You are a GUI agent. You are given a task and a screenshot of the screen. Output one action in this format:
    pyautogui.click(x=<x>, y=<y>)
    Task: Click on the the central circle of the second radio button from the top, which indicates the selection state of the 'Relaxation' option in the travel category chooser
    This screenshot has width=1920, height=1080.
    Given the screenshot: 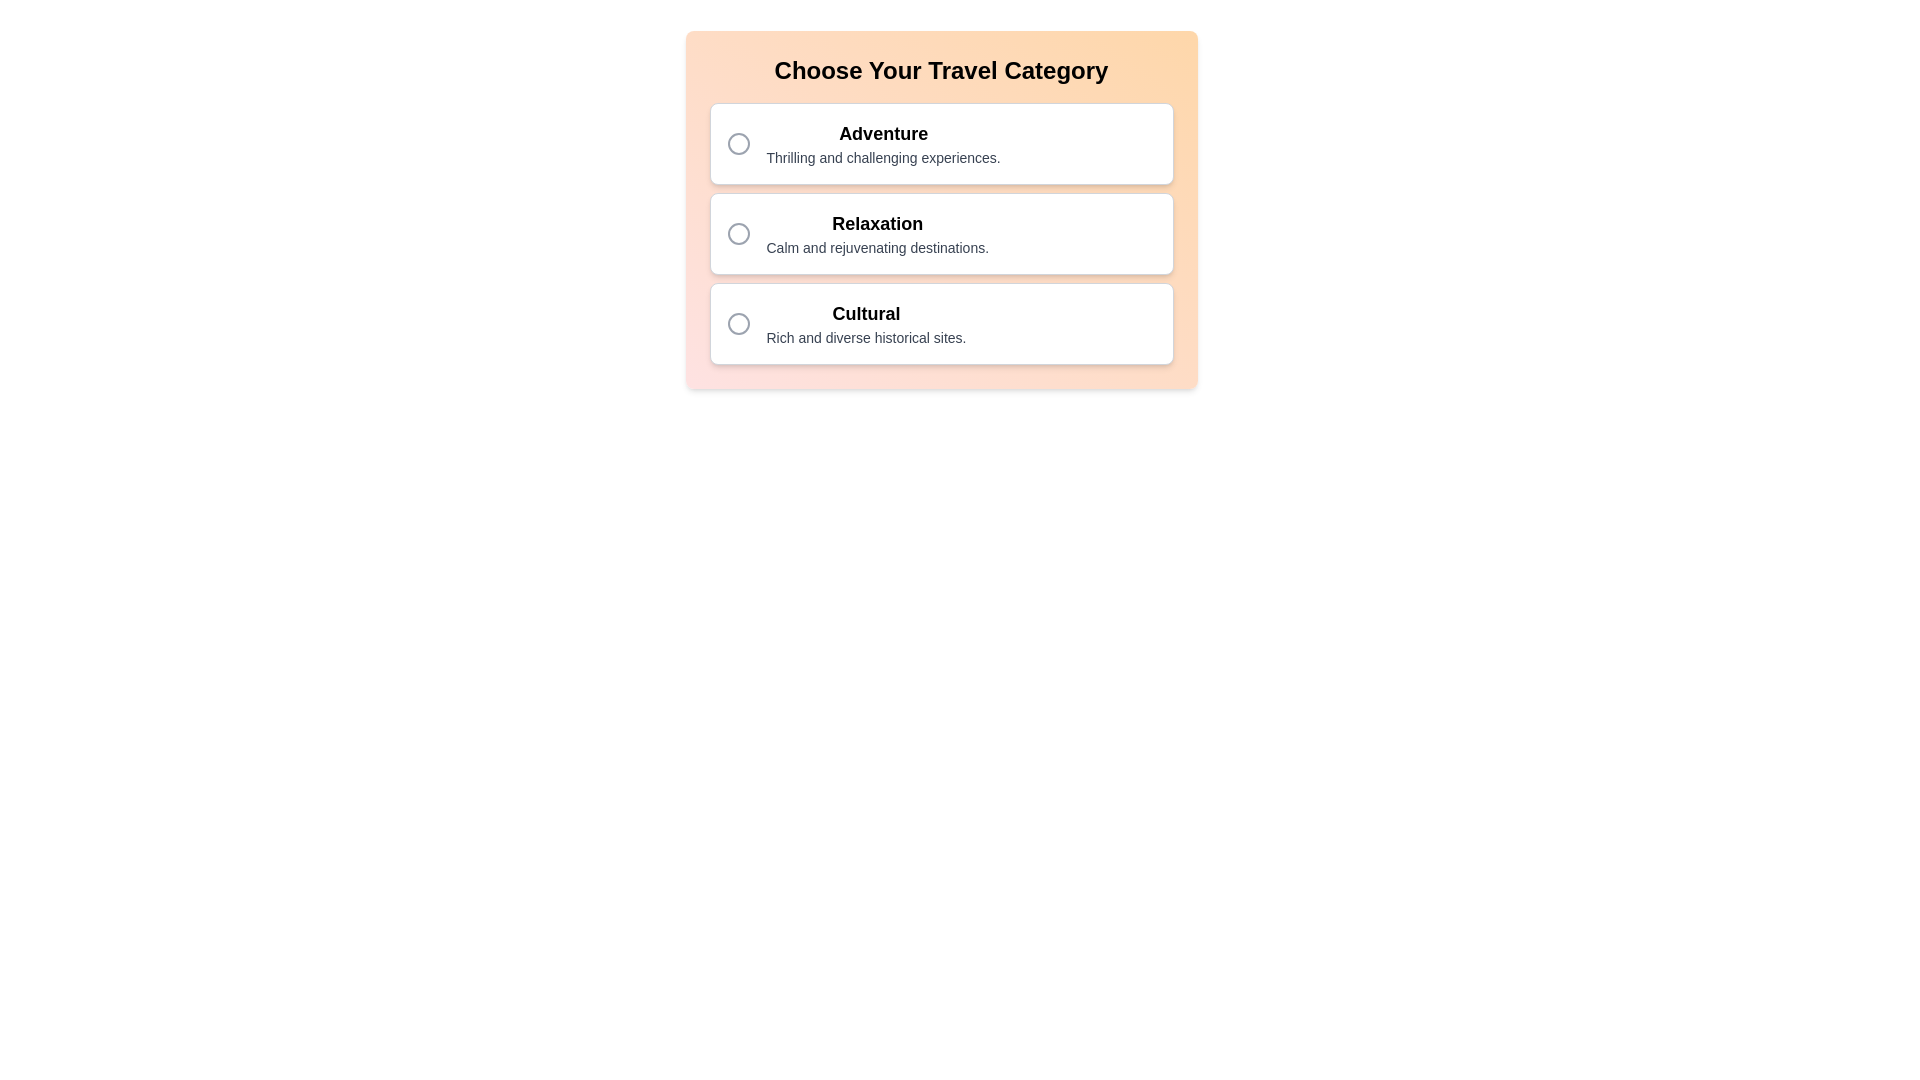 What is the action you would take?
    pyautogui.click(x=737, y=233)
    